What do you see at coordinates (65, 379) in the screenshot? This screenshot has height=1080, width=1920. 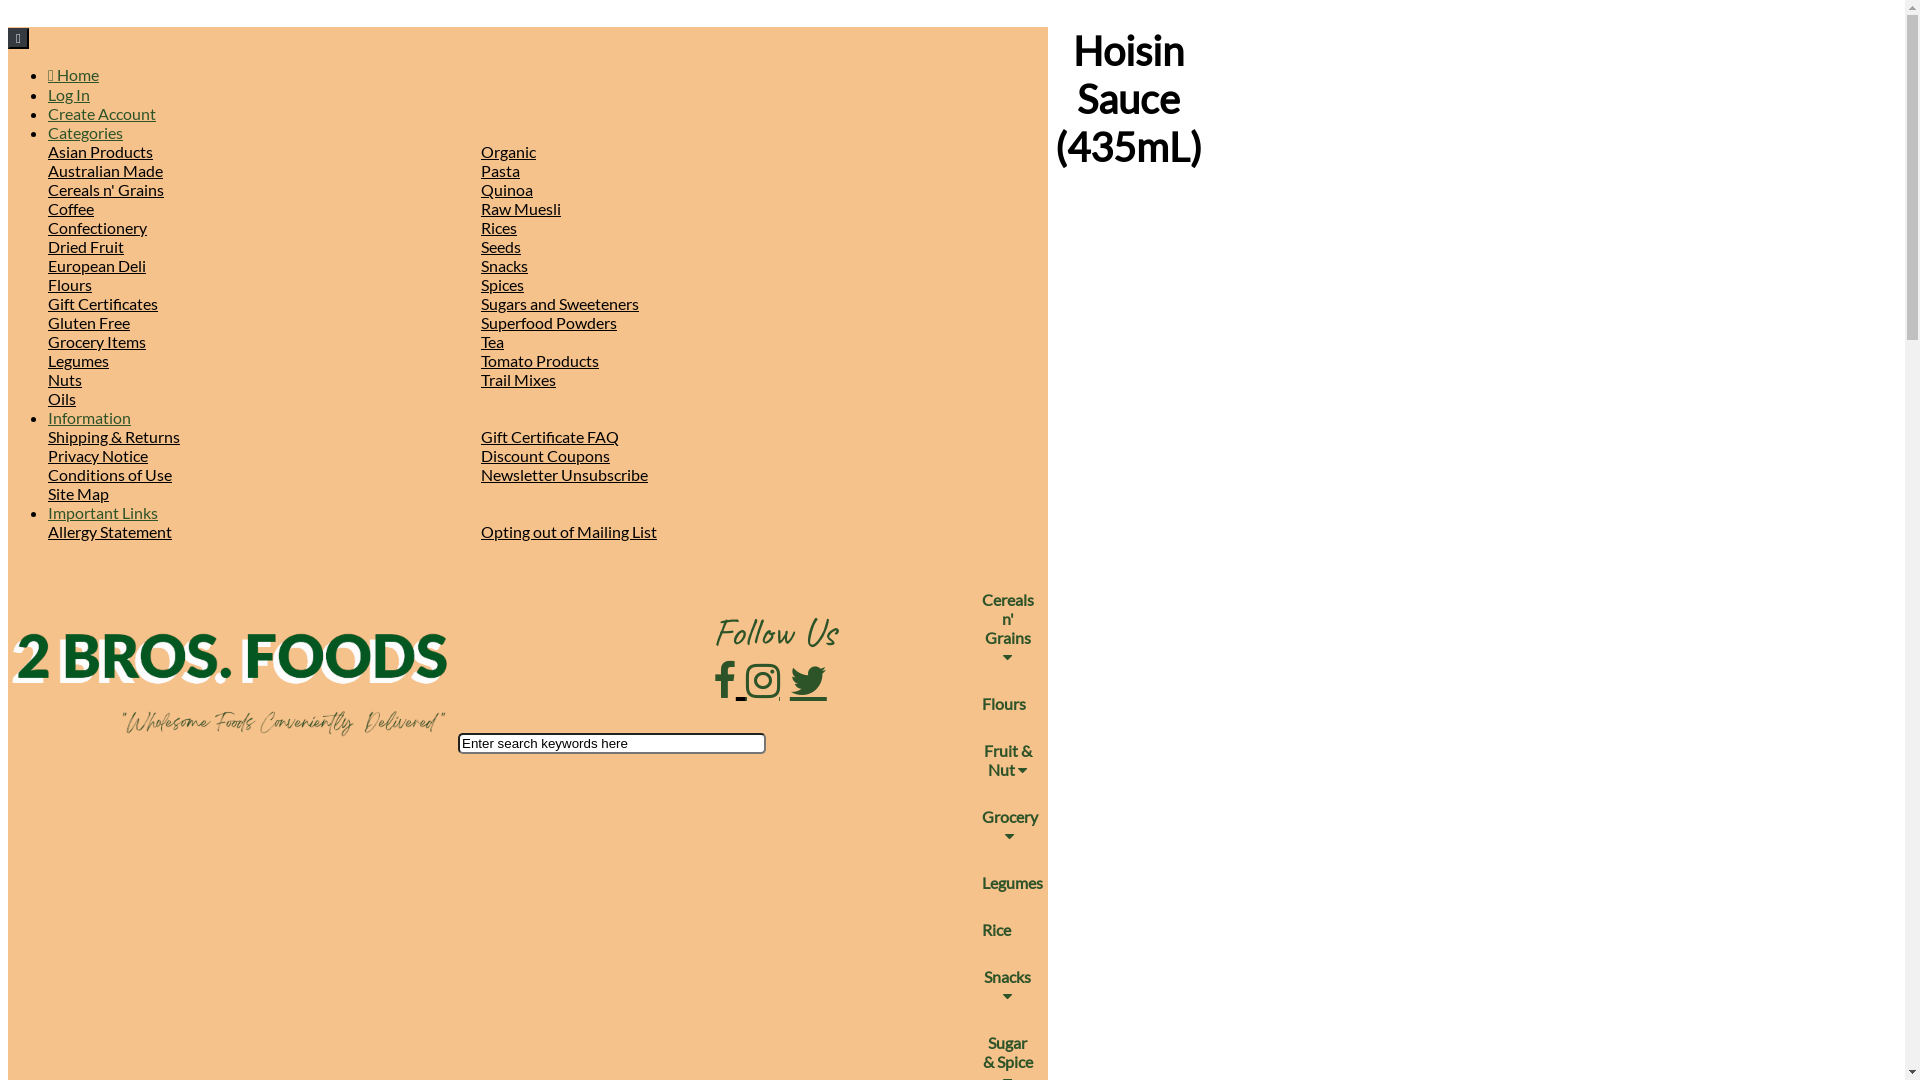 I see `'Nuts'` at bounding box center [65, 379].